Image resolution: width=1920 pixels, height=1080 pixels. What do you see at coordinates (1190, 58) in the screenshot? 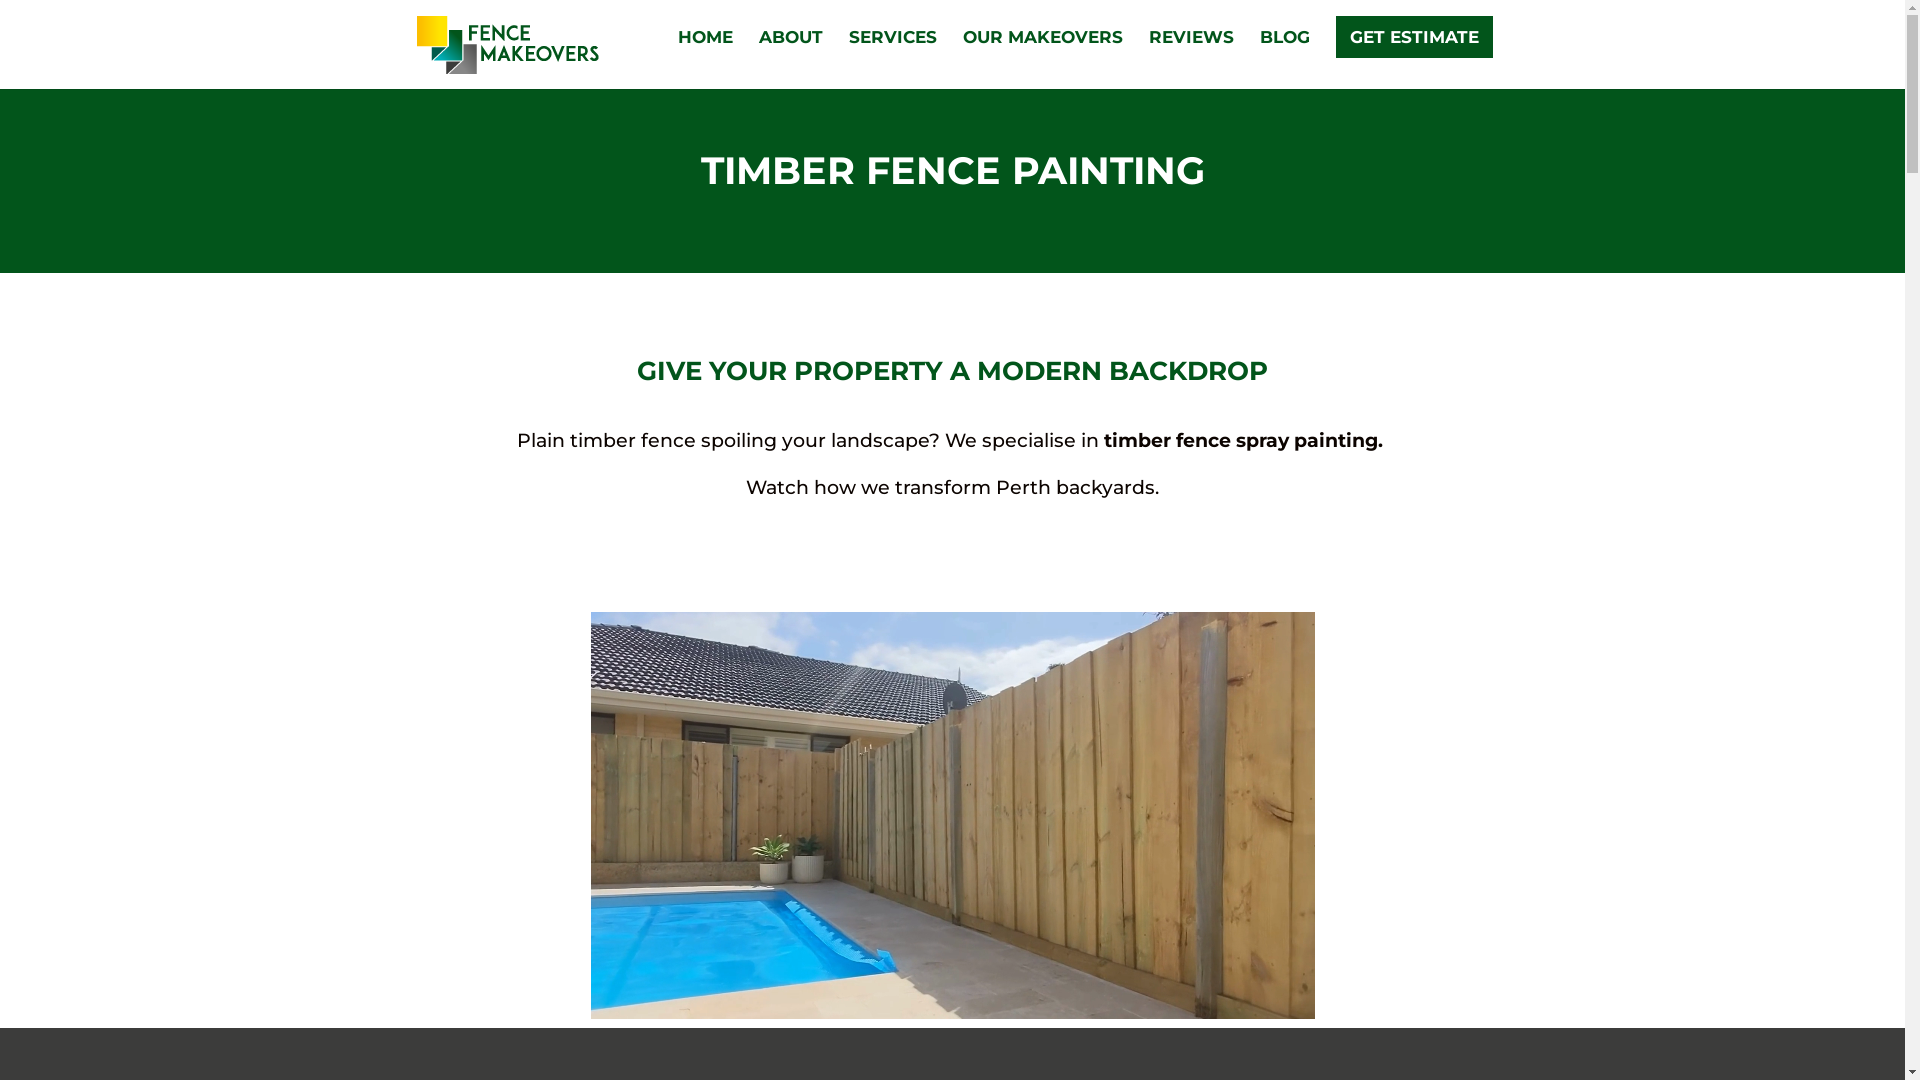
I see `'REVIEWS'` at bounding box center [1190, 58].